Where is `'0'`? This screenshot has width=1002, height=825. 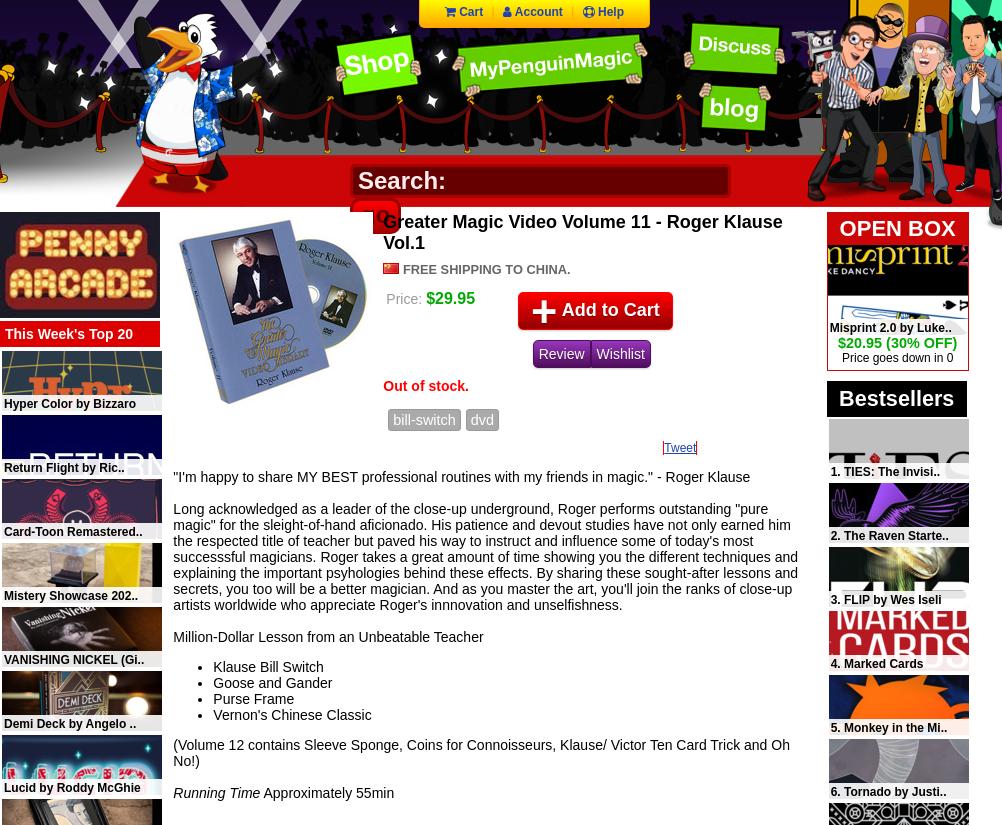 '0' is located at coordinates (944, 357).